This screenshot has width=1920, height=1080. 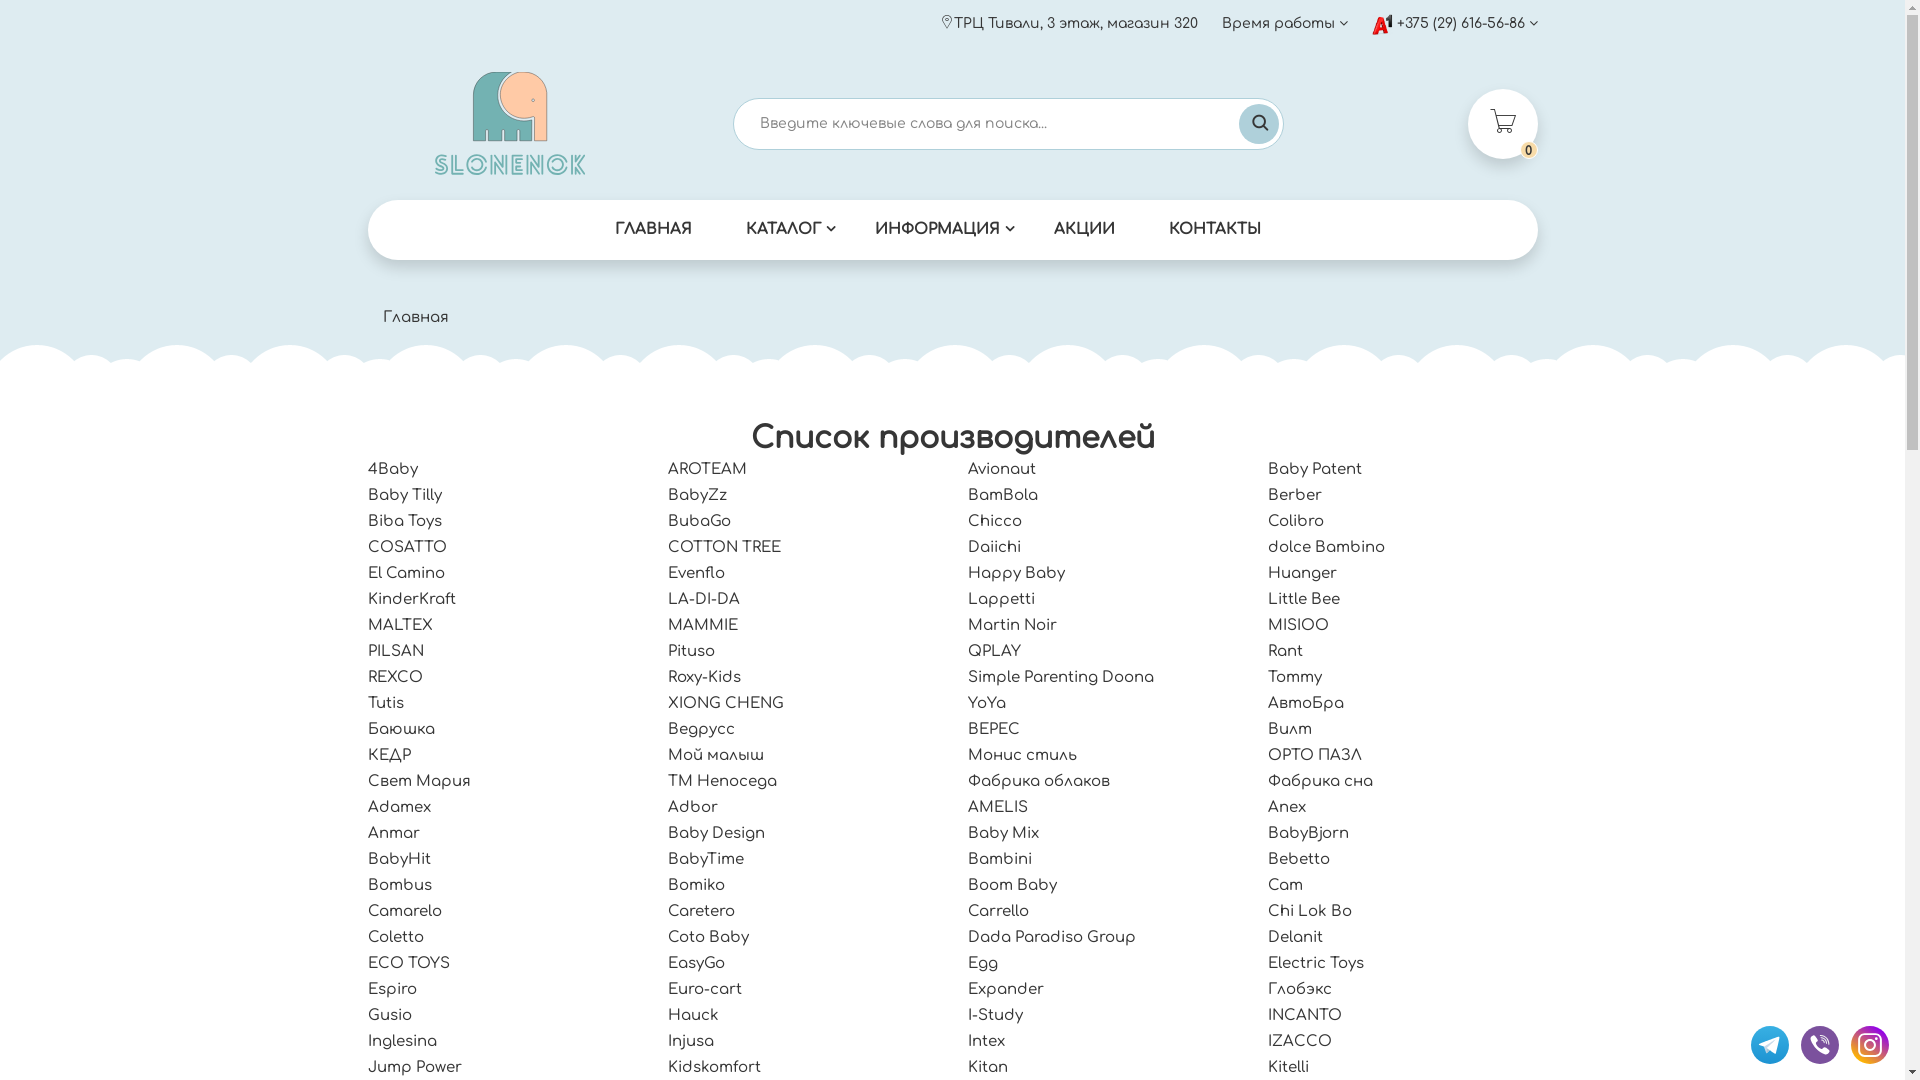 I want to click on 'INCANTO', so click(x=1305, y=1015).